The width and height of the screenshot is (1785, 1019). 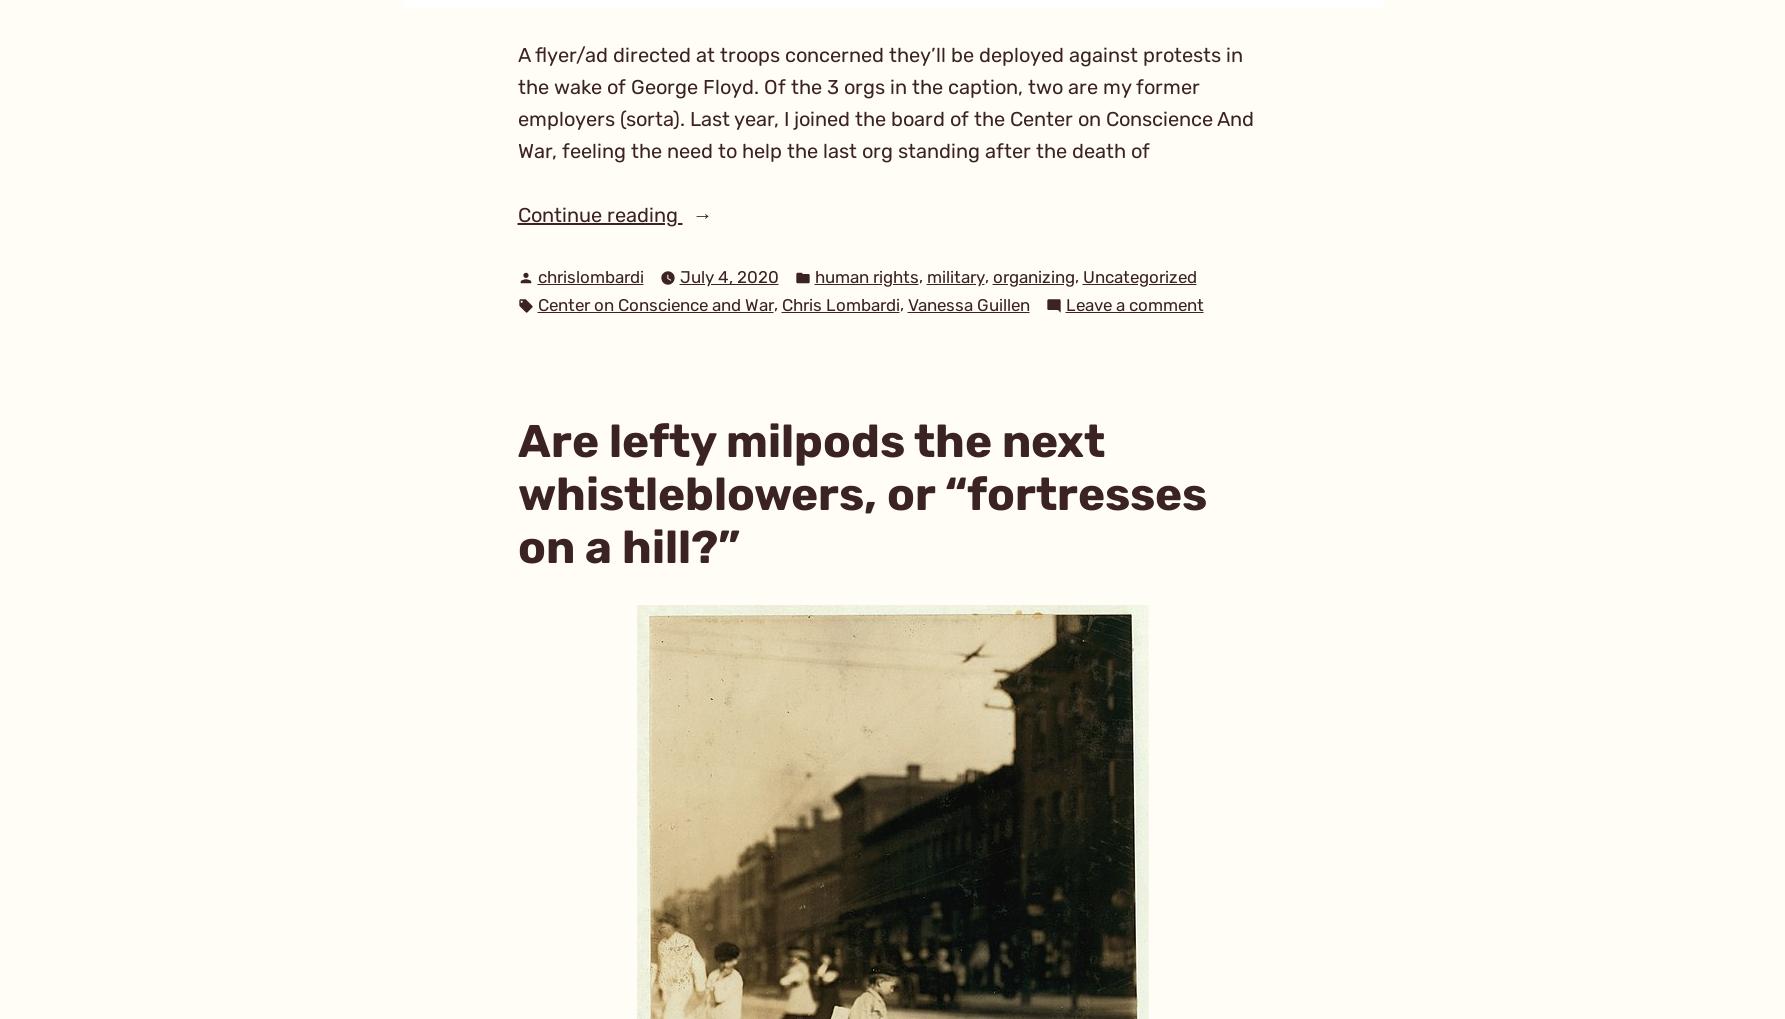 What do you see at coordinates (861, 492) in the screenshot?
I see `'Are lefty milpods the next  whistleblowers, or “fortresses on a hill?”'` at bounding box center [861, 492].